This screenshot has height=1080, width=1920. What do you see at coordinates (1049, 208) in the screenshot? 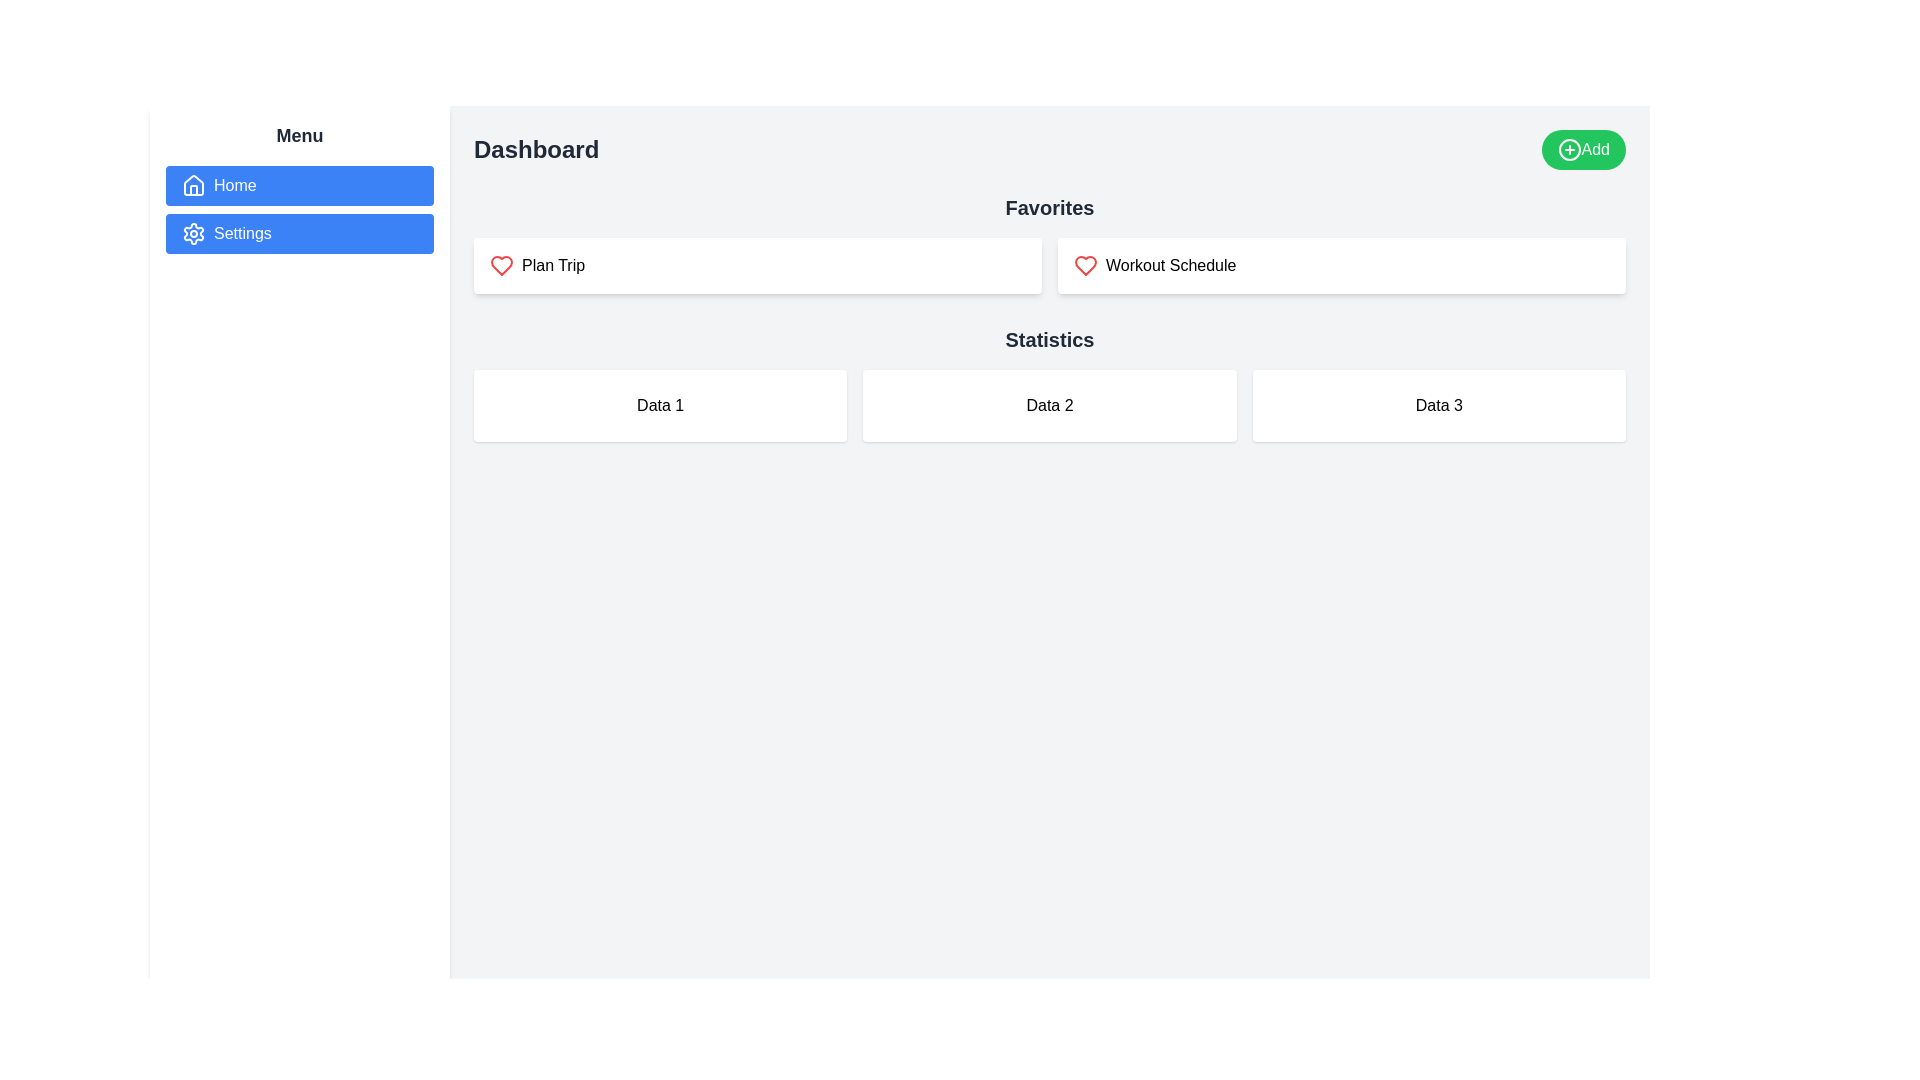
I see `text label that says 'Favorites', which is a large, bold, dark gray font located in the header section, above 'Plan Trip' and 'Workout Schedule'` at bounding box center [1049, 208].